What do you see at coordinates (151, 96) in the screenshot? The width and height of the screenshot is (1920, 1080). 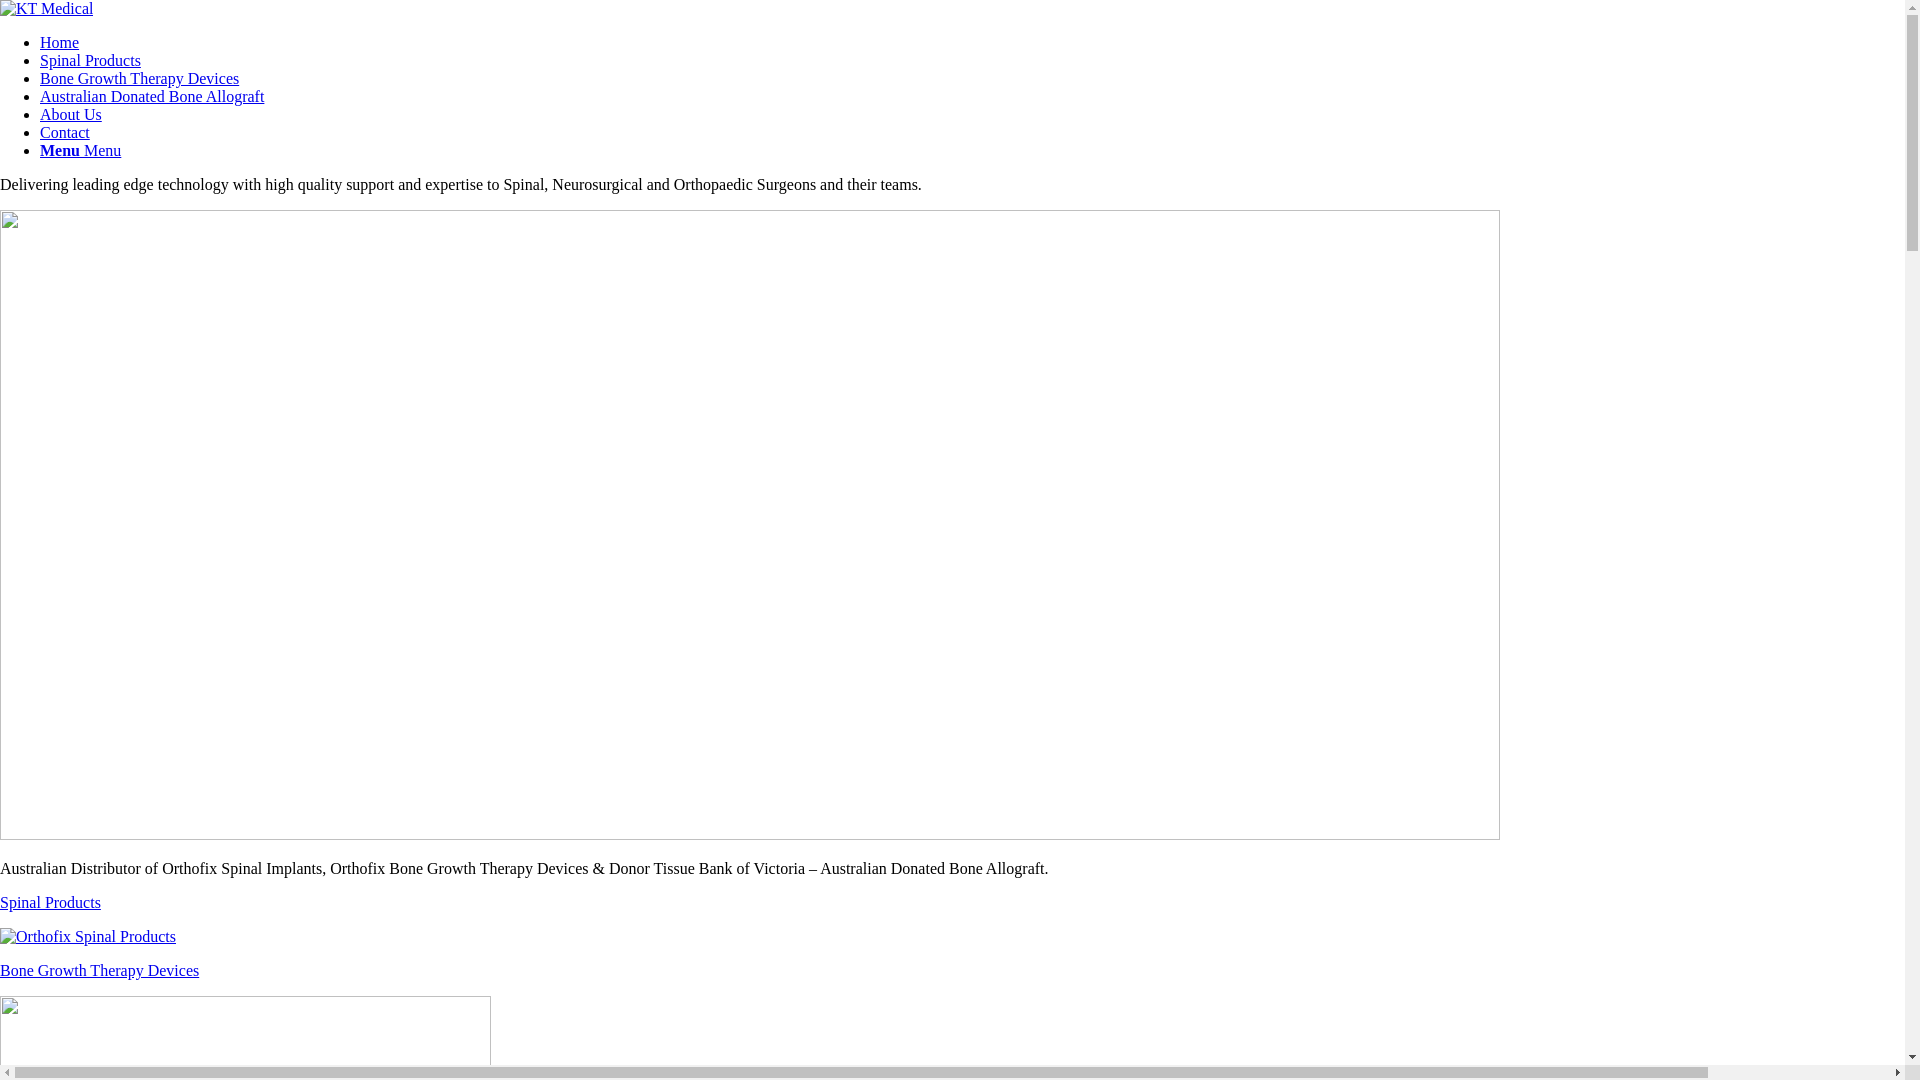 I see `'Australian Donated Bone Allograft'` at bounding box center [151, 96].